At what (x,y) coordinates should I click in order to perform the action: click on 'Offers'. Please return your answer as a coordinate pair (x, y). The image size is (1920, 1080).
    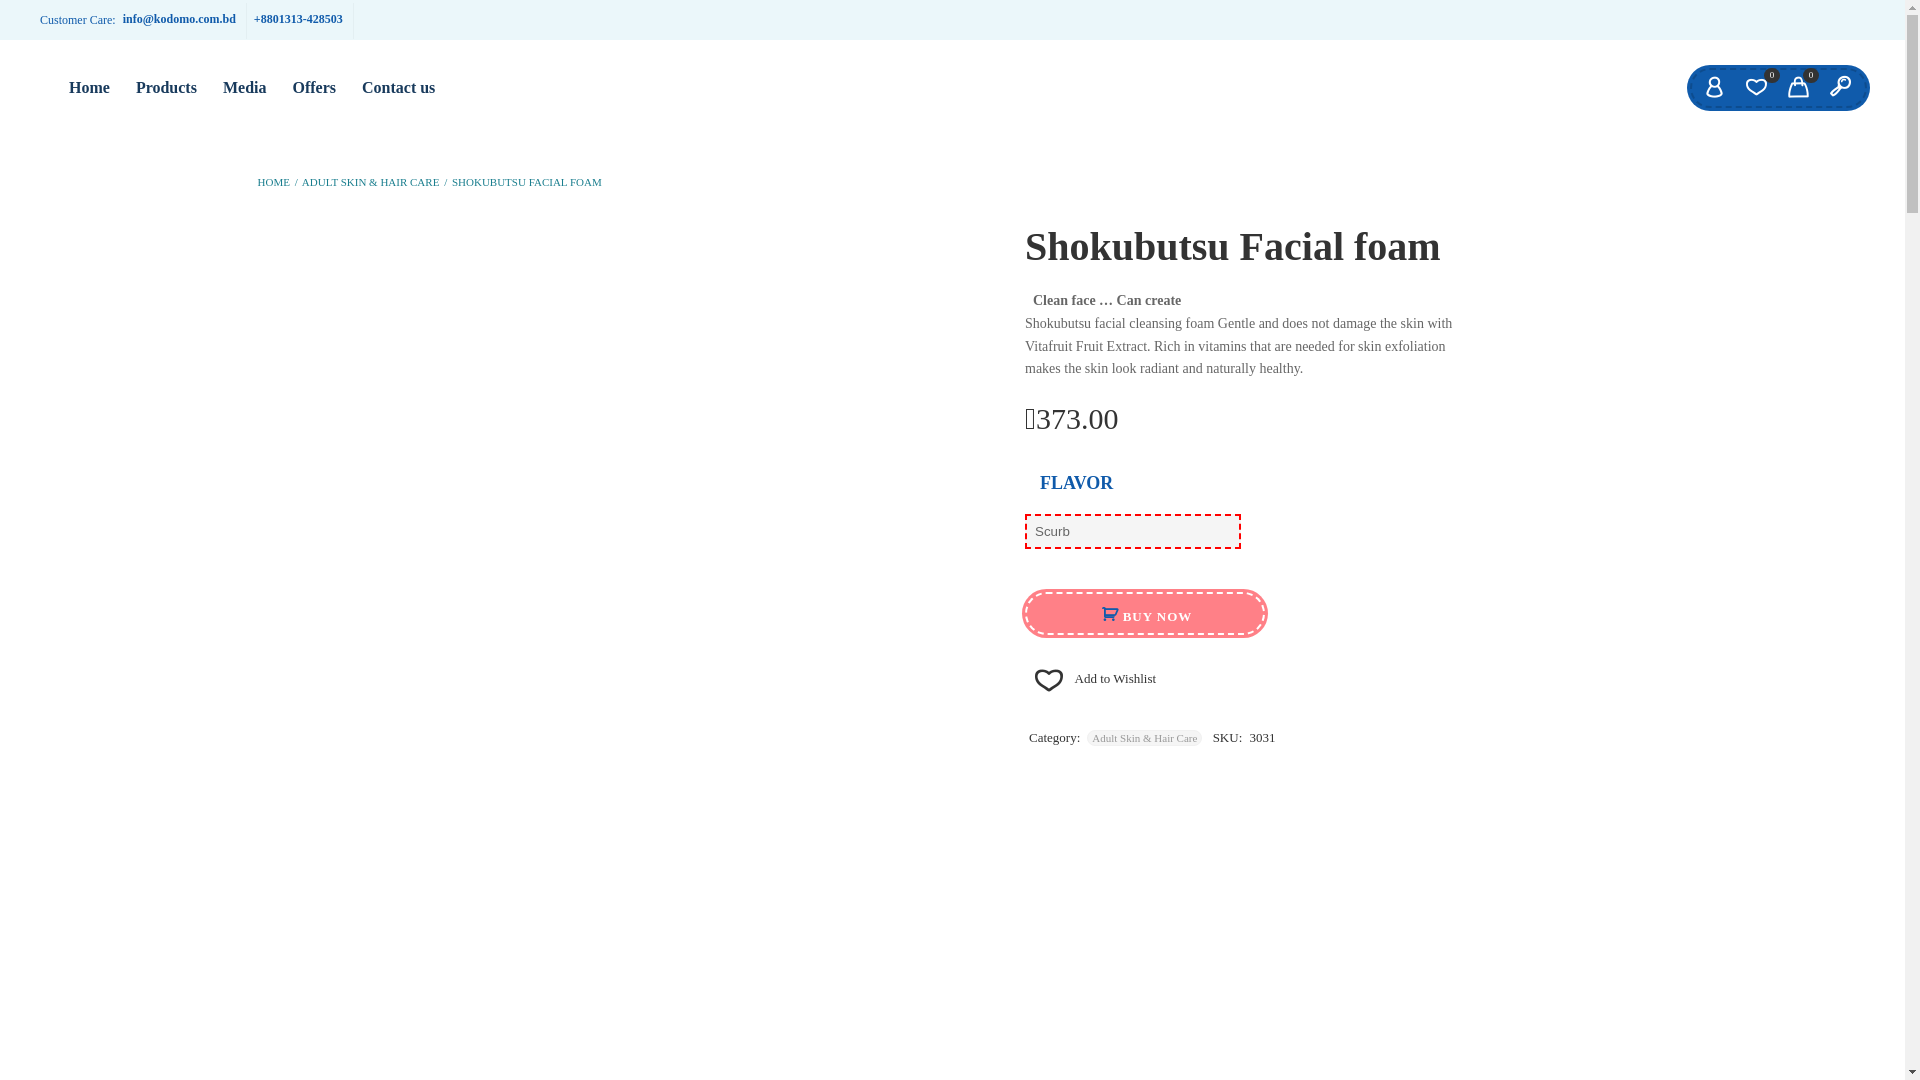
    Looking at the image, I should click on (277, 87).